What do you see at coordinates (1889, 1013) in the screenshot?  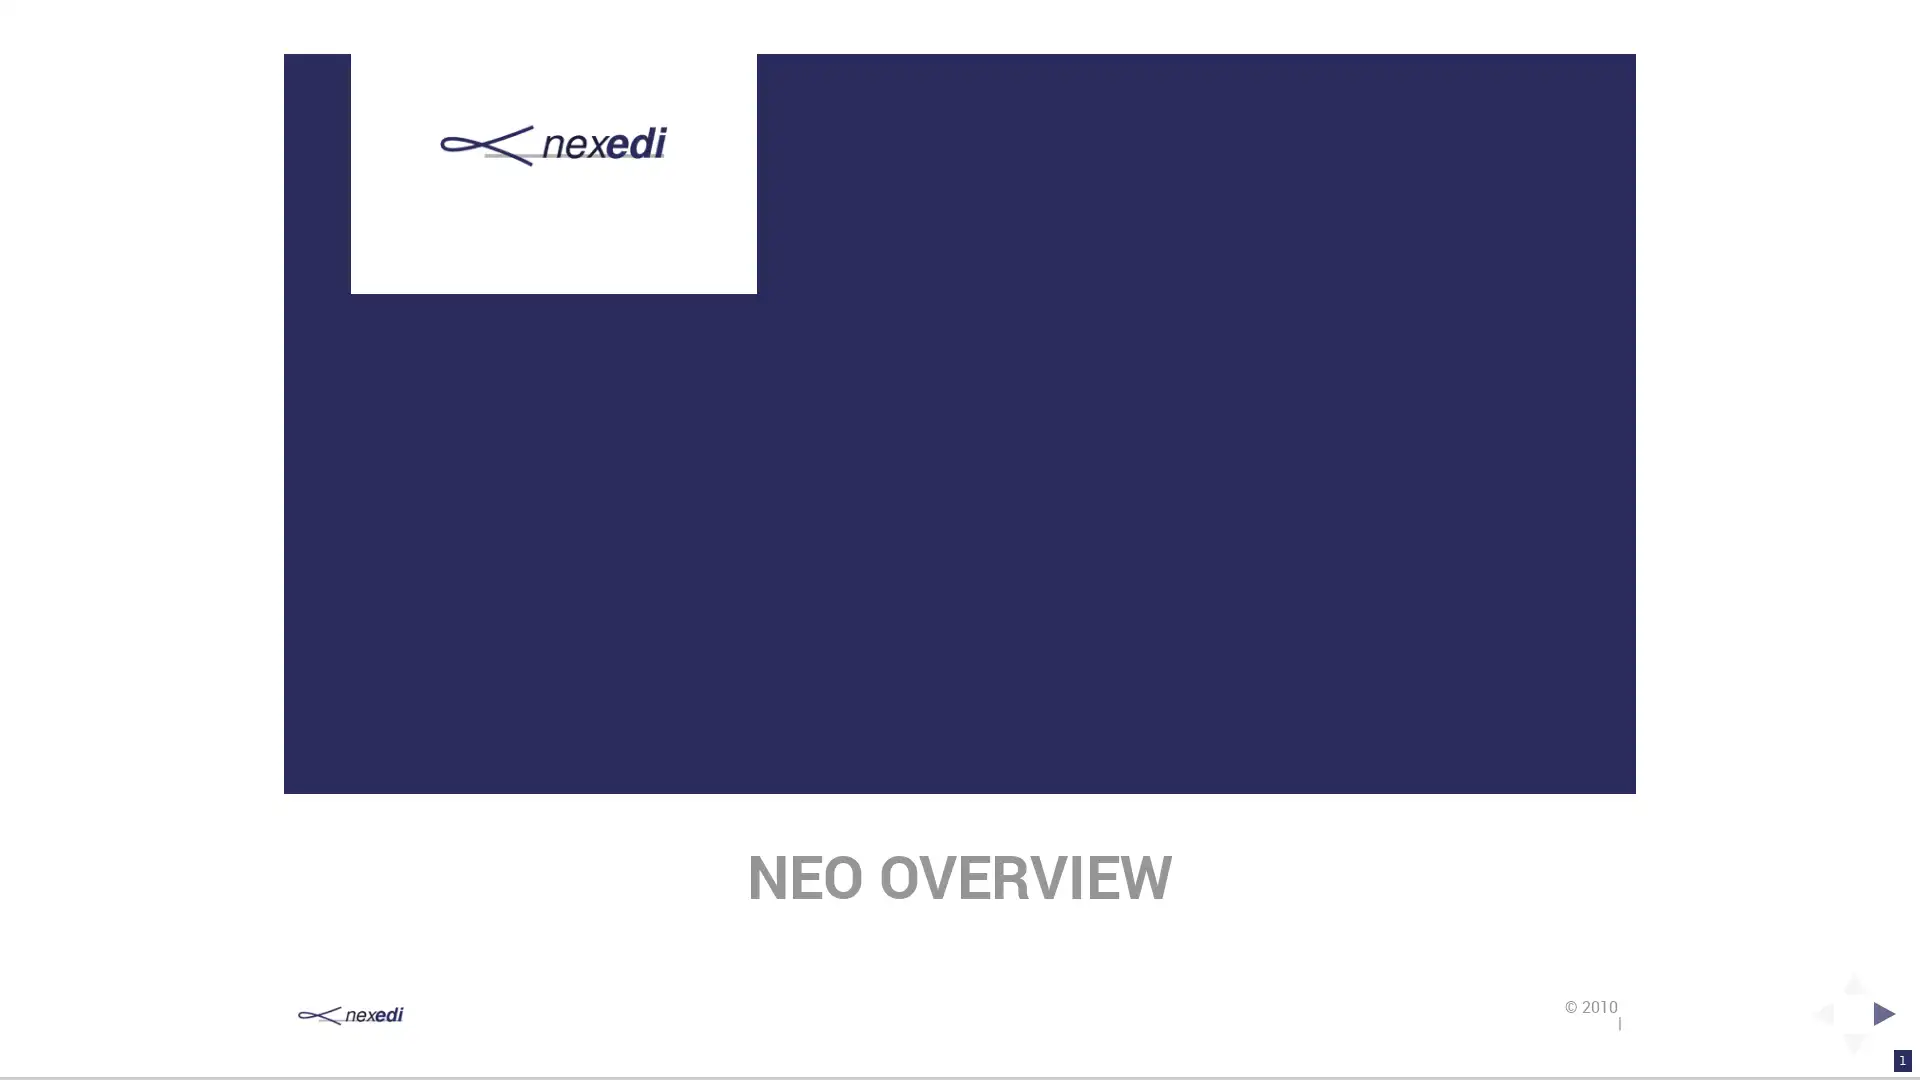 I see `next slide` at bounding box center [1889, 1013].